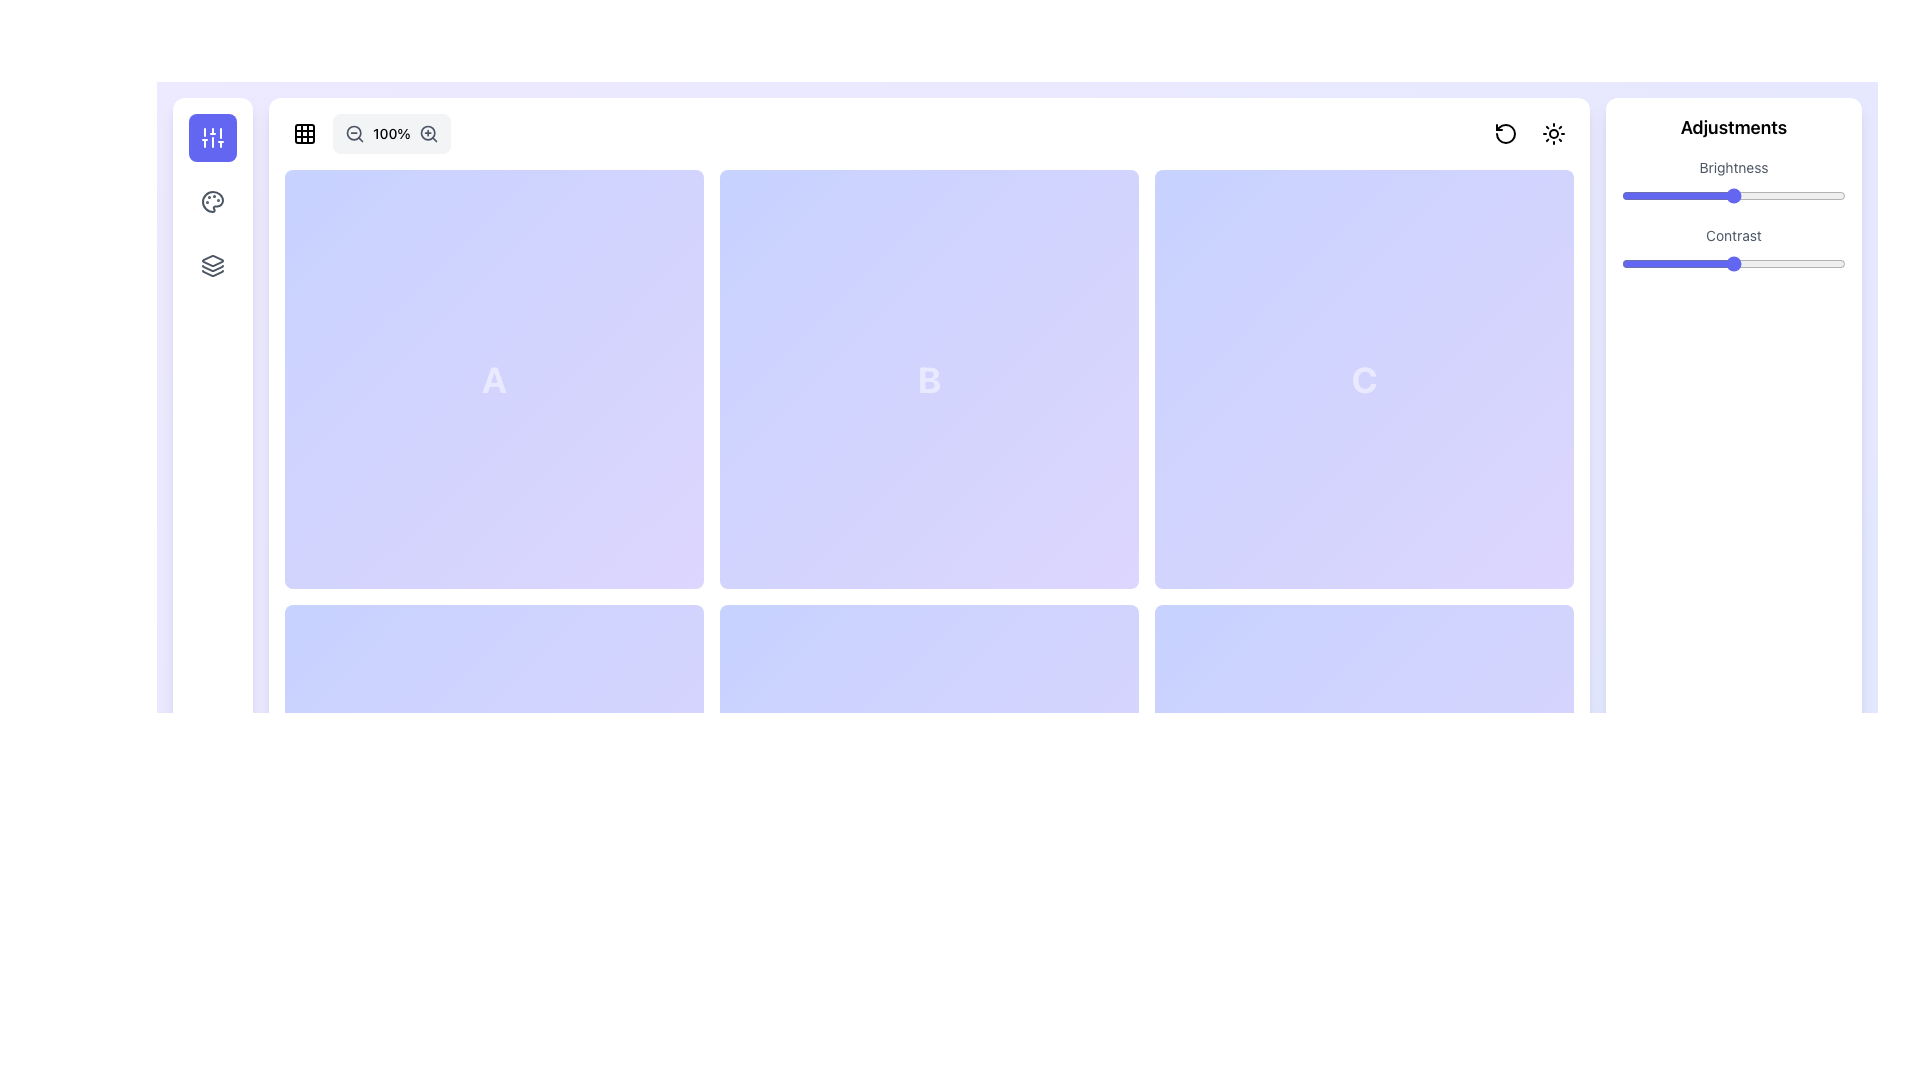 Image resolution: width=1920 pixels, height=1080 pixels. I want to click on the small circular button with a white background located at the center of the purple tile labeled 'B' in the grid layout, so click(928, 379).